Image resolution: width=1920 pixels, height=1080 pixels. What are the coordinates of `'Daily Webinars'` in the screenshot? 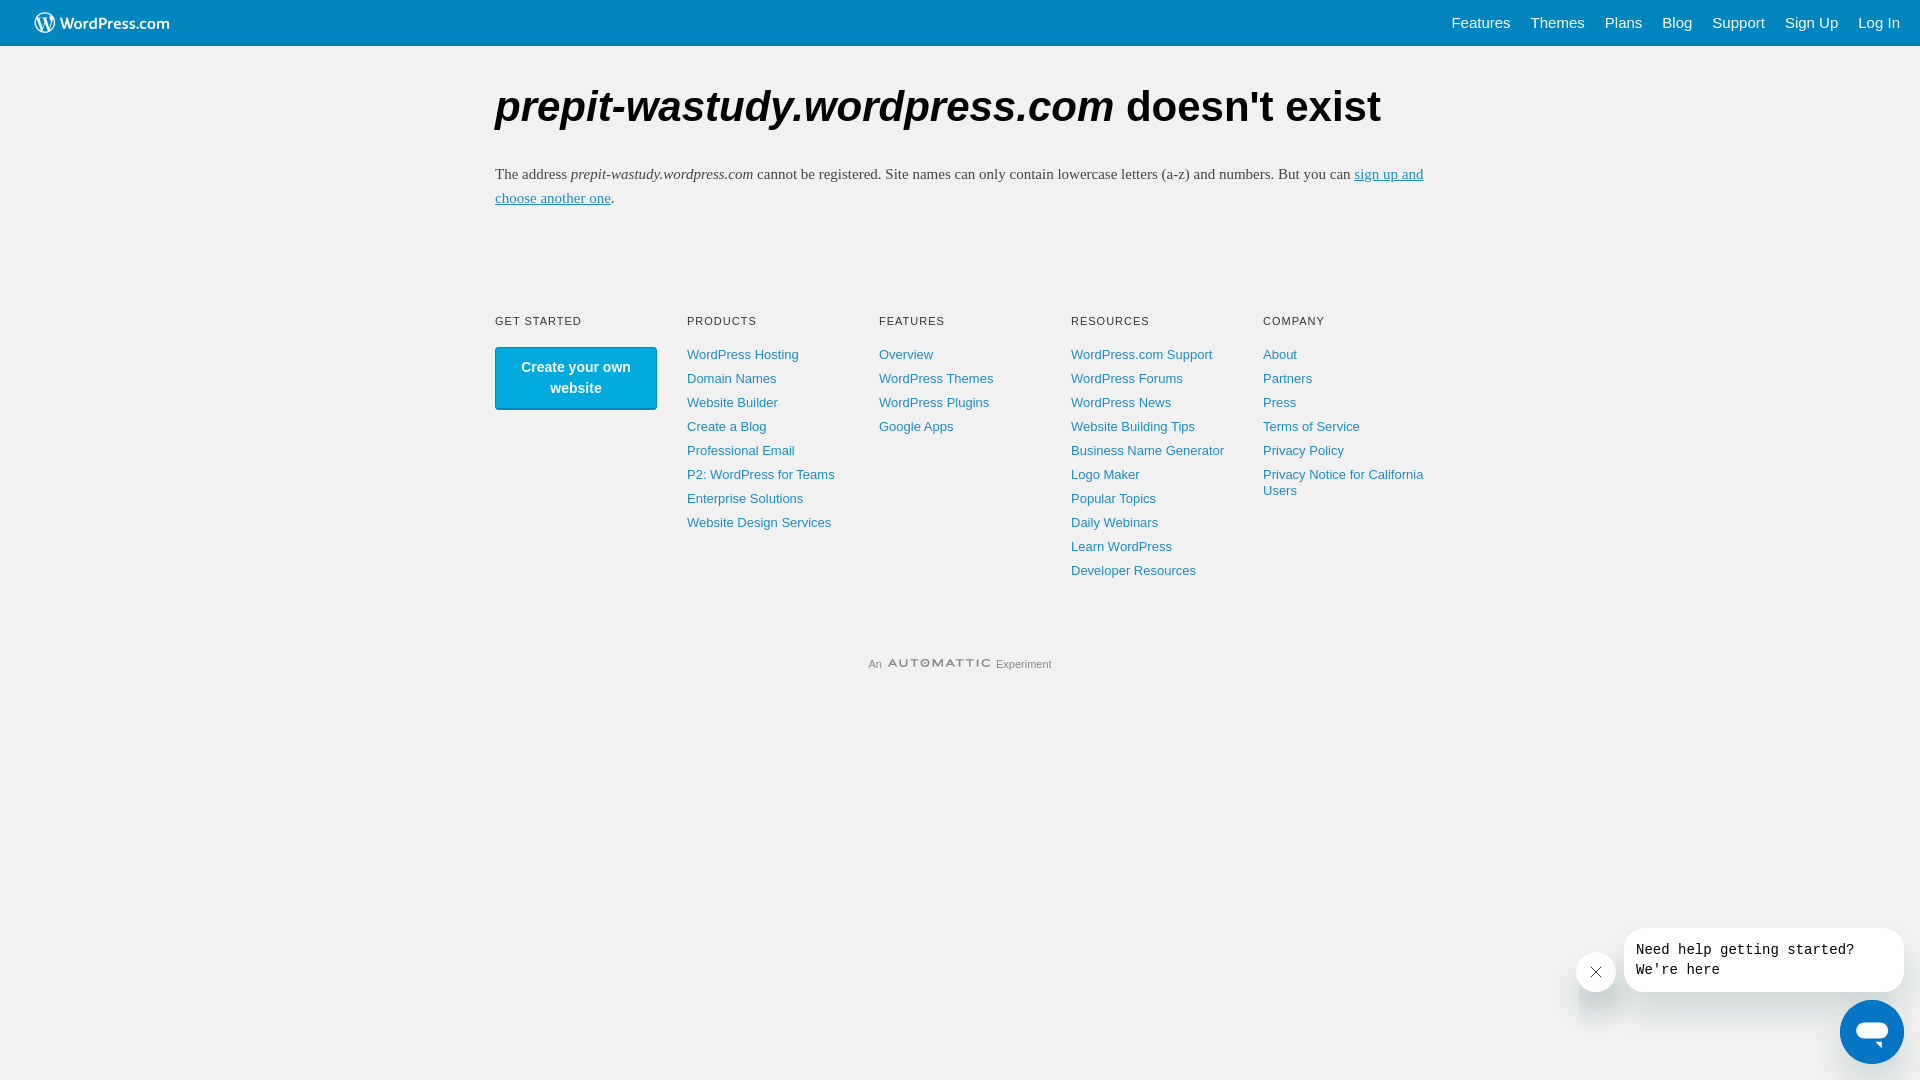 It's located at (1113, 521).